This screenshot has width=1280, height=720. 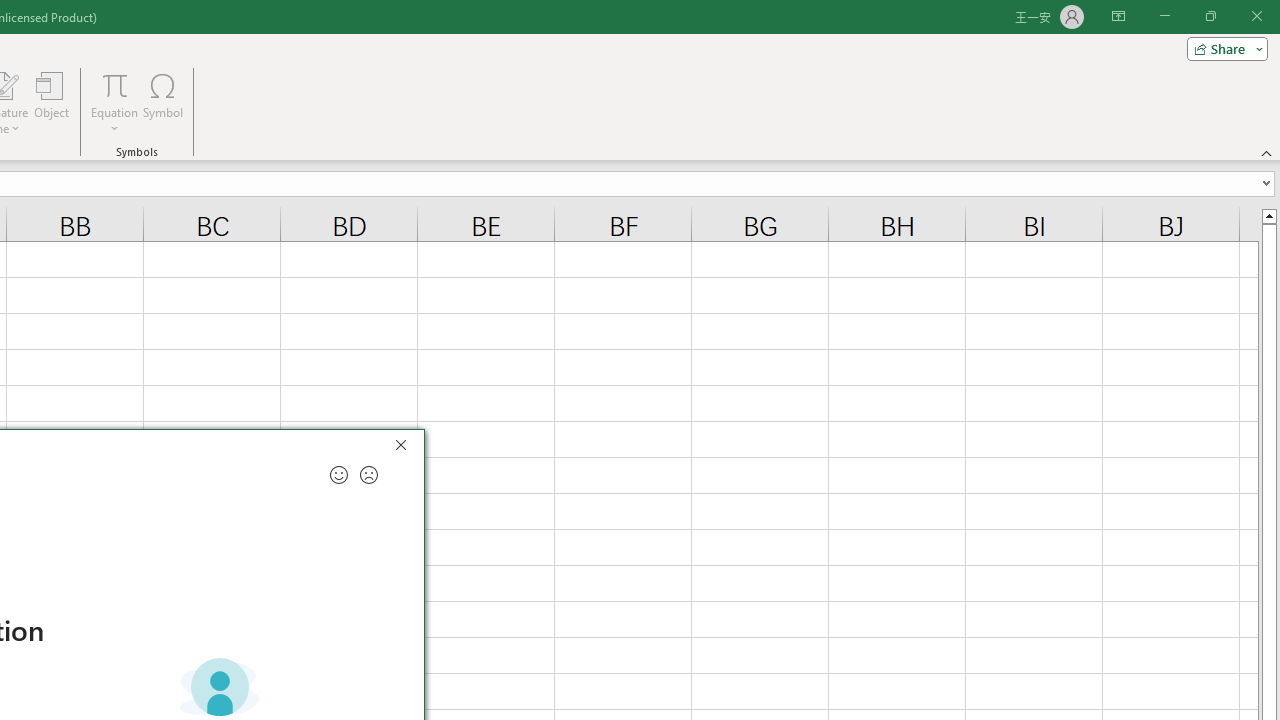 What do you see at coordinates (1164, 16) in the screenshot?
I see `'Minimize'` at bounding box center [1164, 16].